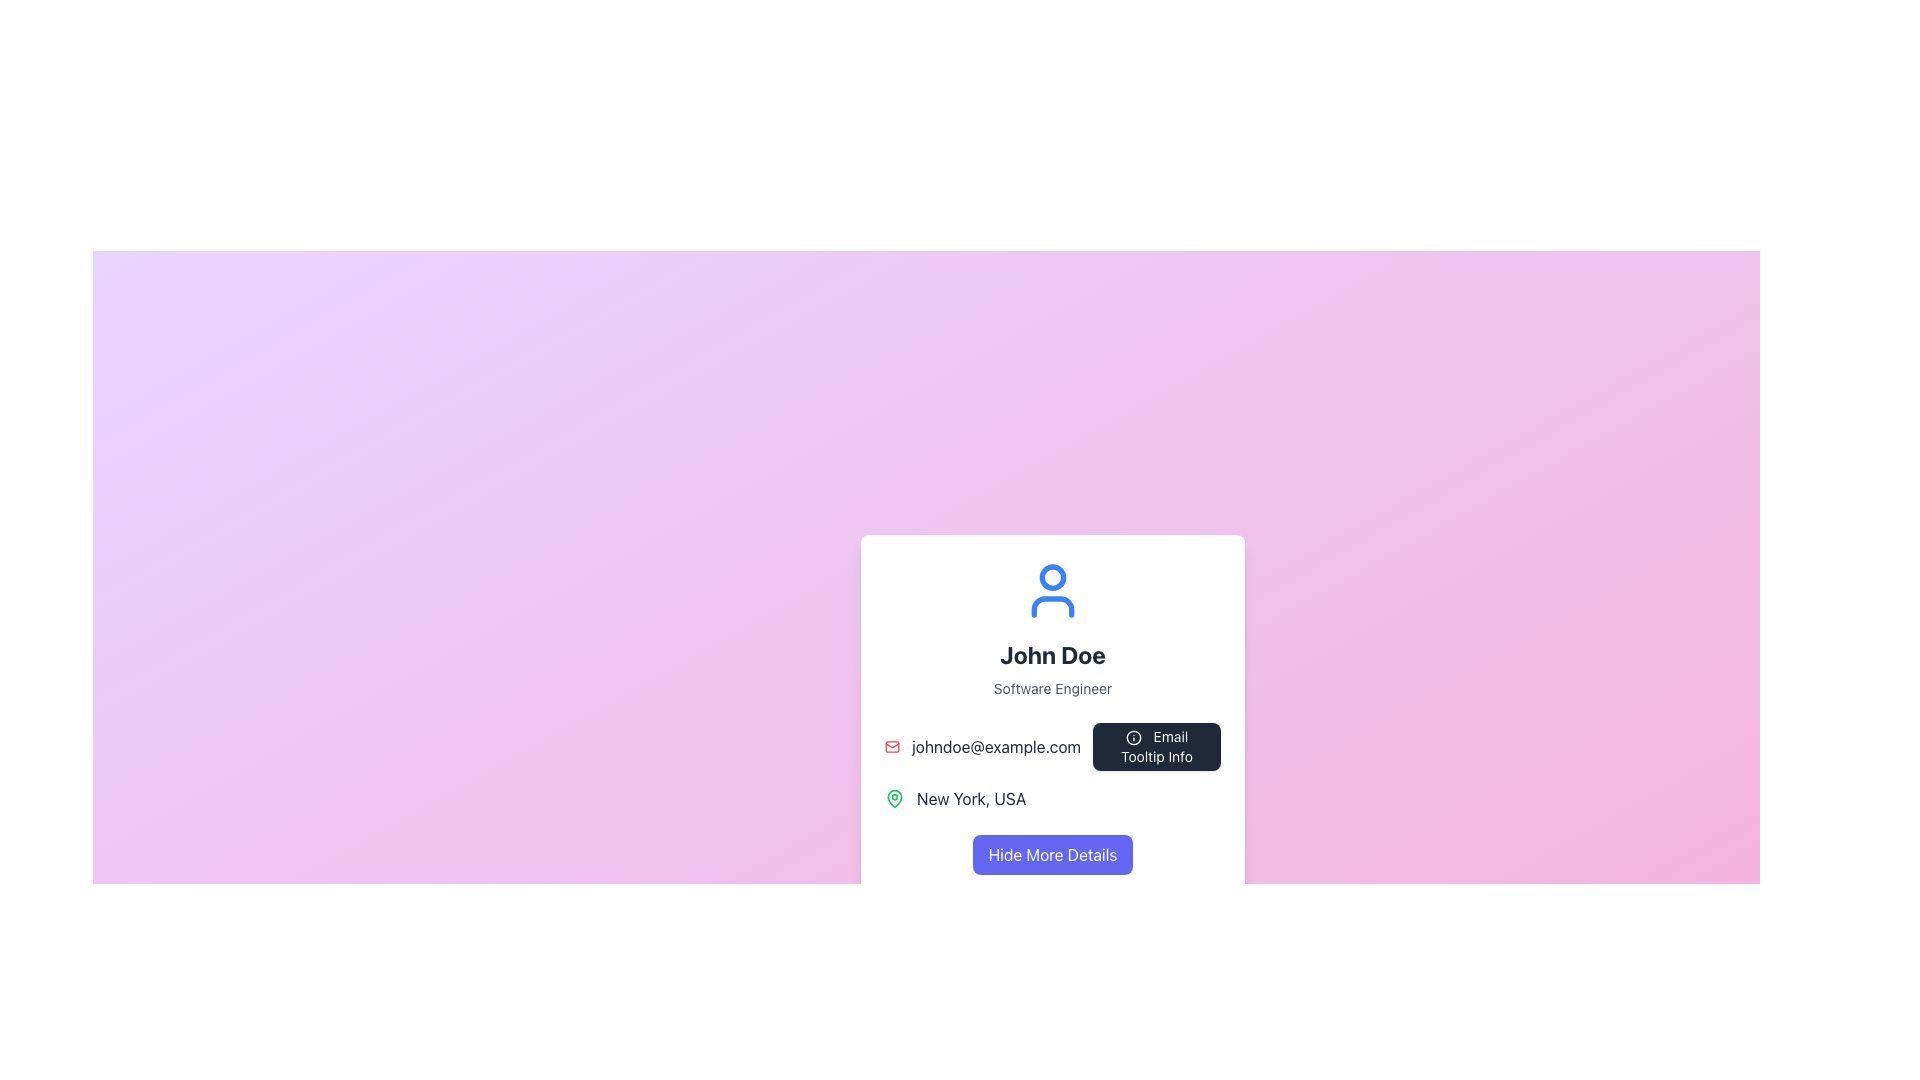 This screenshot has height=1080, width=1920. What do you see at coordinates (891, 747) in the screenshot?
I see `the email icon located to the left of the text 'johndoe@example.com' in the user profile card` at bounding box center [891, 747].